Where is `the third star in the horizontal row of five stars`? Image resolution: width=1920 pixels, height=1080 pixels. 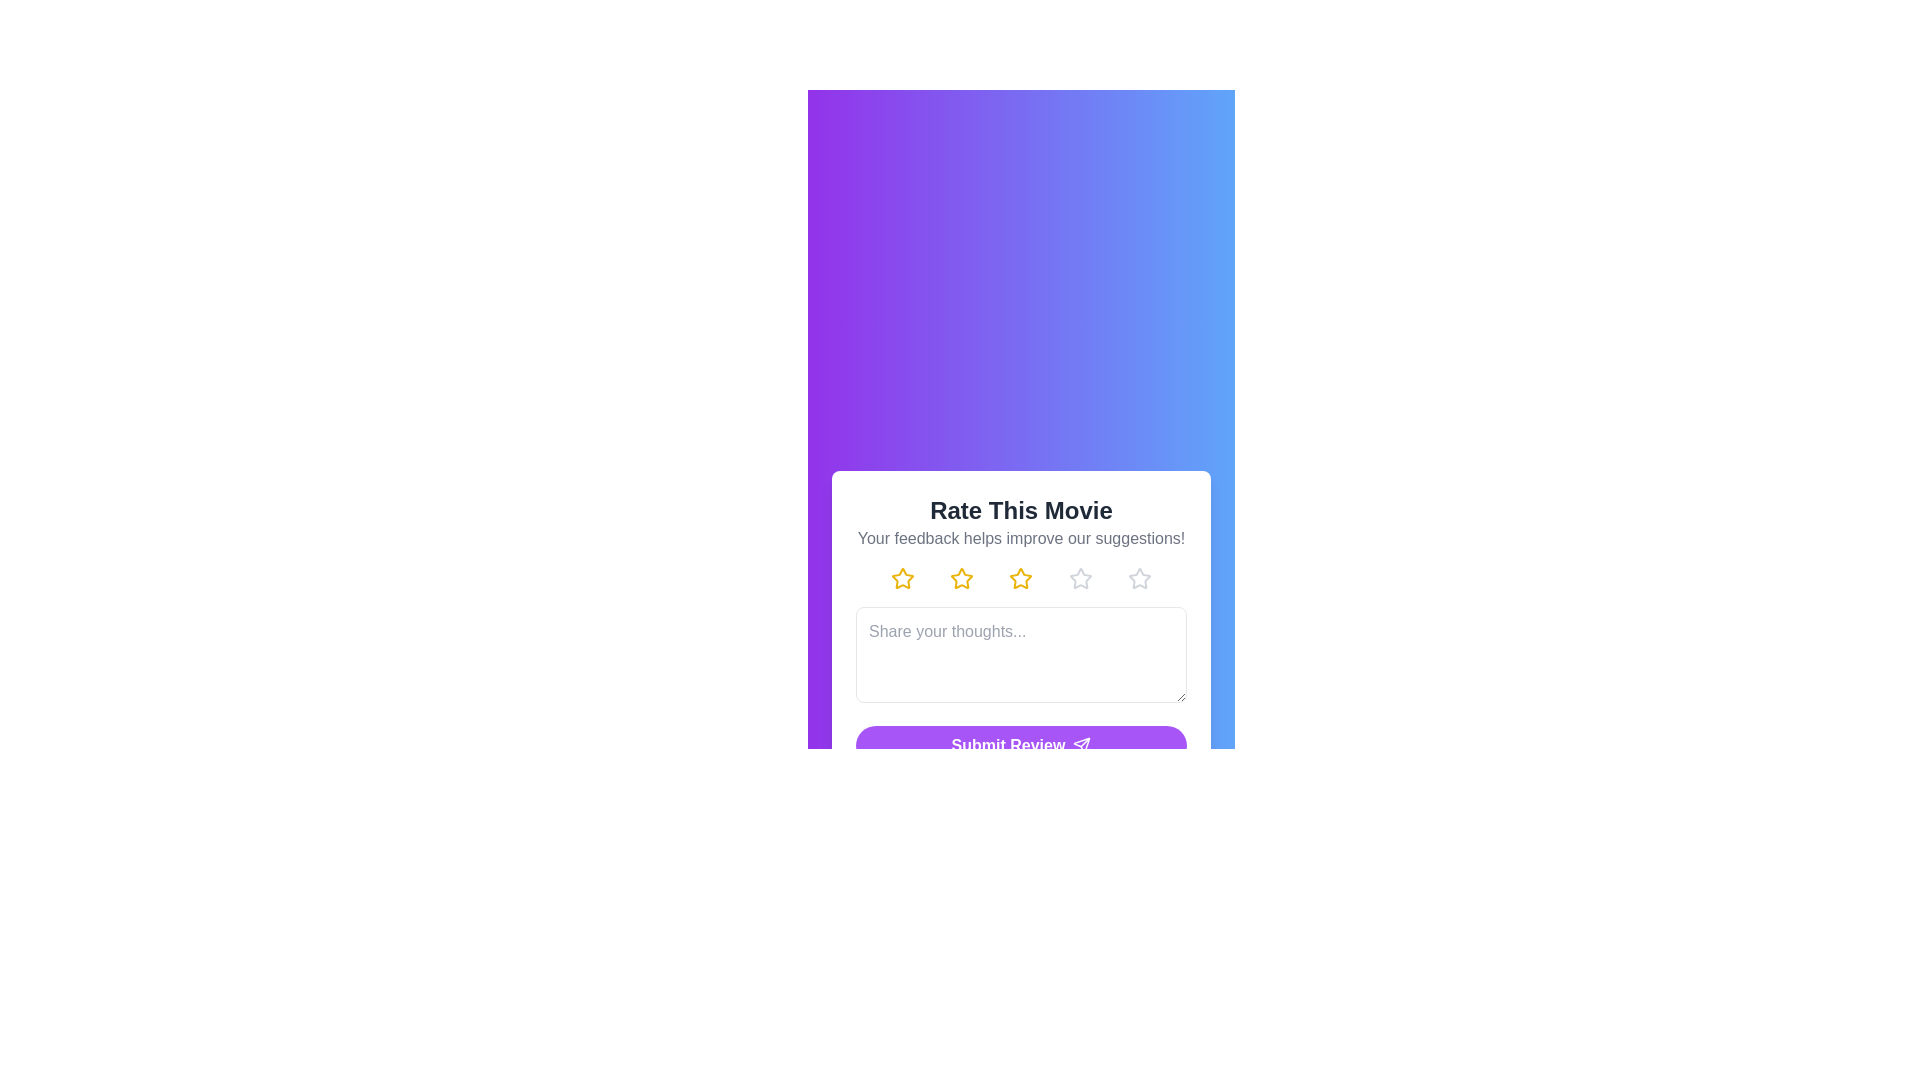
the third star in the horizontal row of five stars is located at coordinates (1021, 578).